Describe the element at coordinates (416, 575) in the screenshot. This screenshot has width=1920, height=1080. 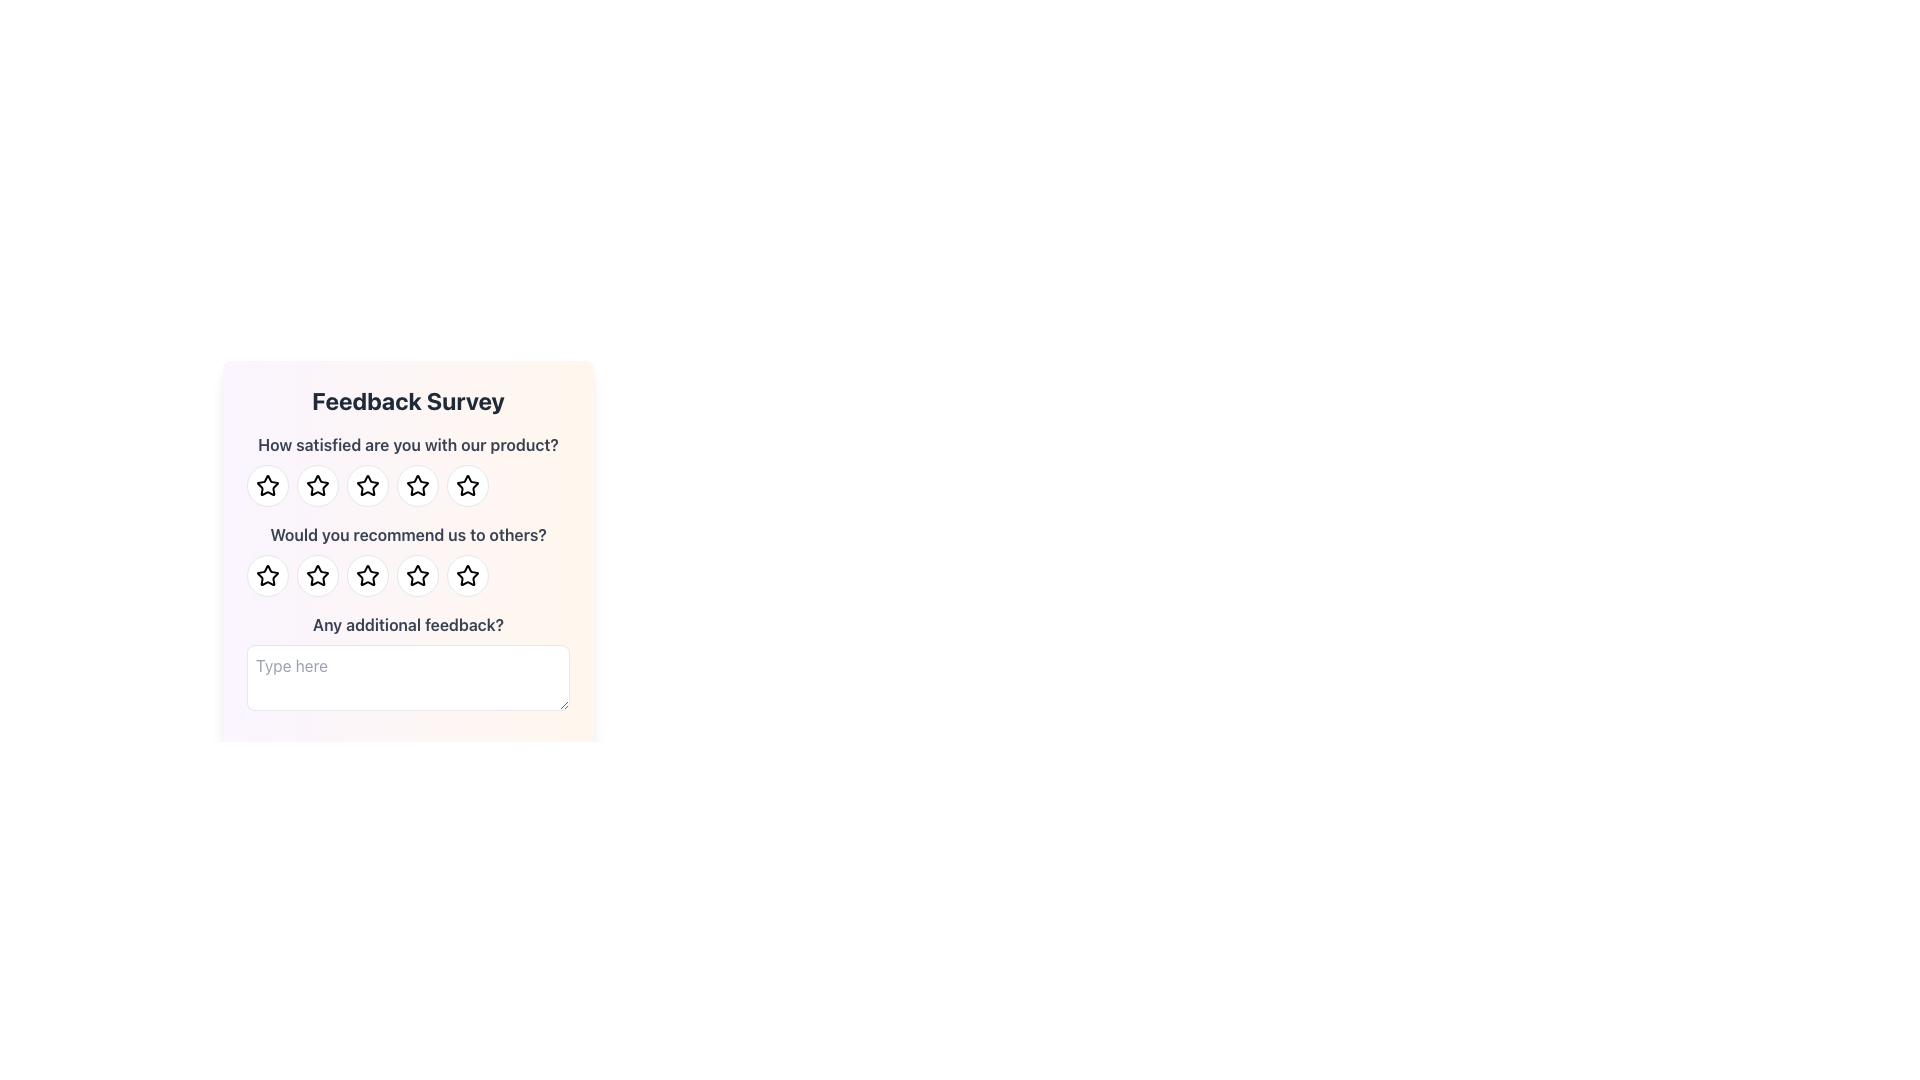
I see `the fourth star in the rating system under the question 'Would you recommend us to others?'` at that location.